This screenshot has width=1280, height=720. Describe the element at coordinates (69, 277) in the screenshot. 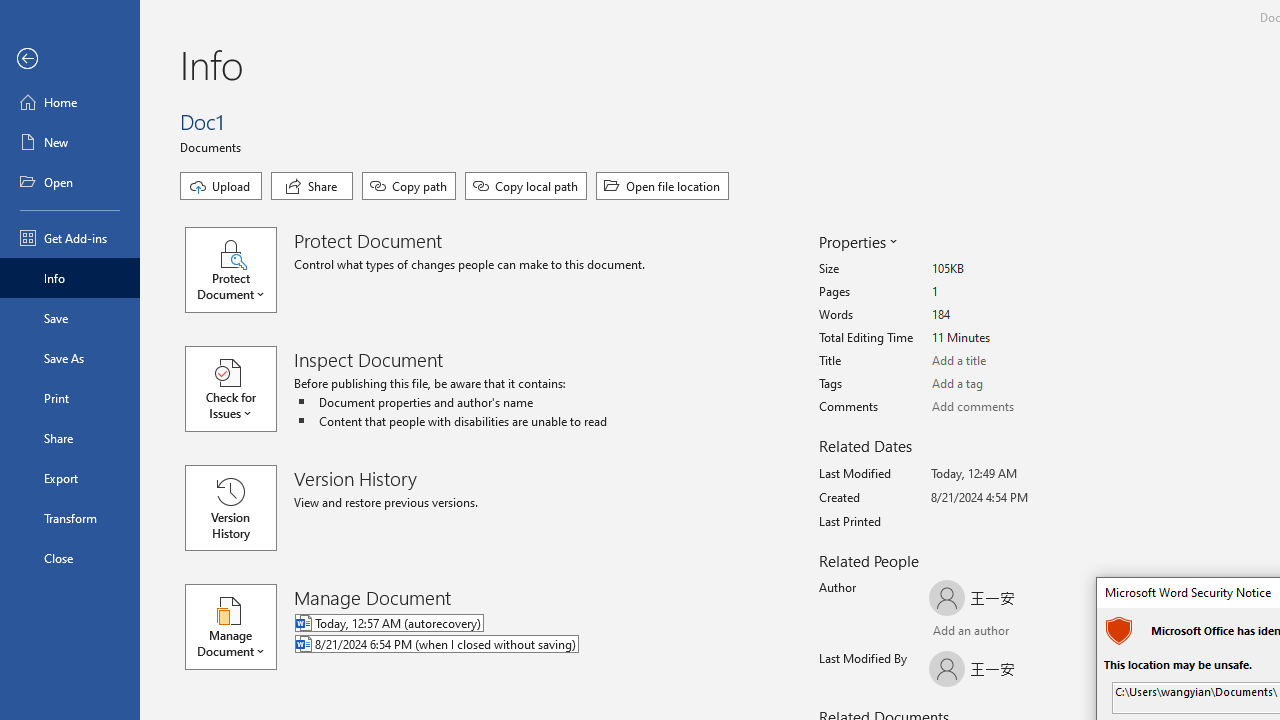

I see `'Info'` at that location.